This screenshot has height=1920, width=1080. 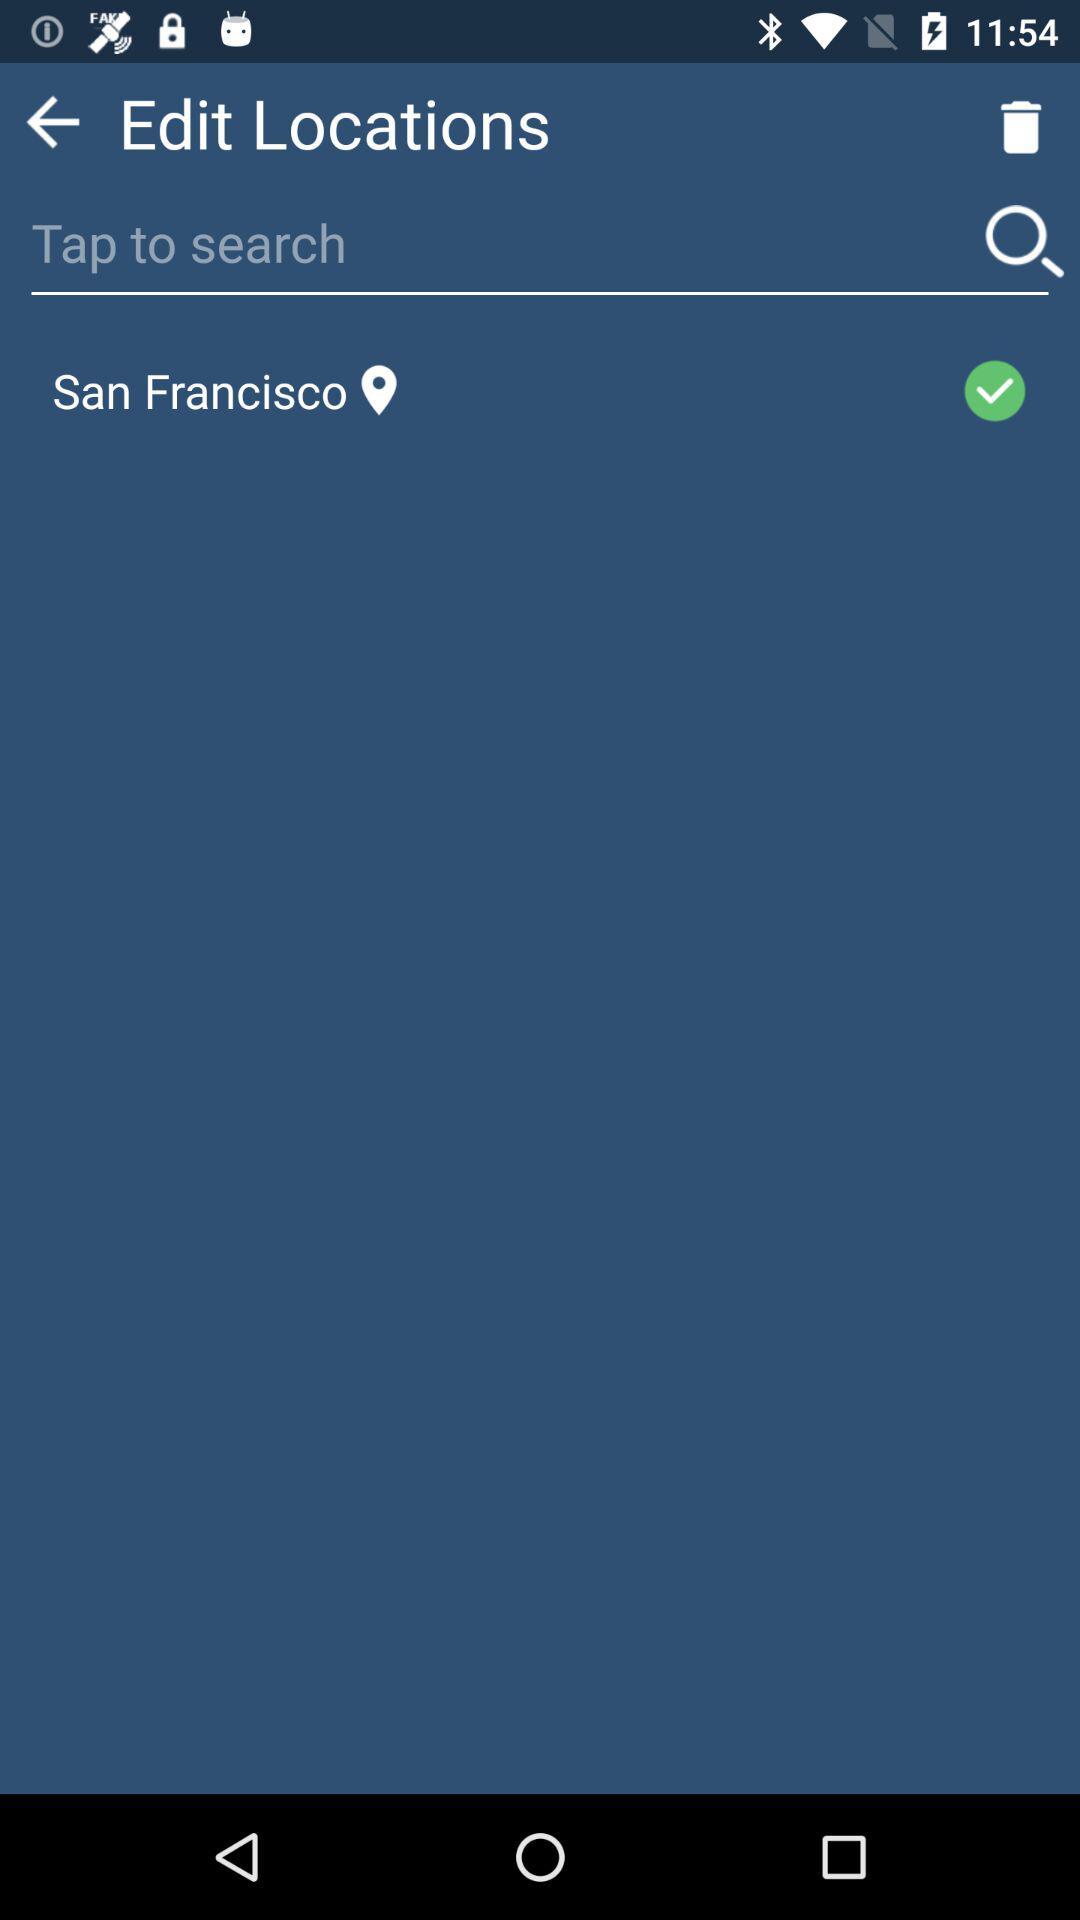 What do you see at coordinates (1021, 121) in the screenshot?
I see `the delete icon` at bounding box center [1021, 121].